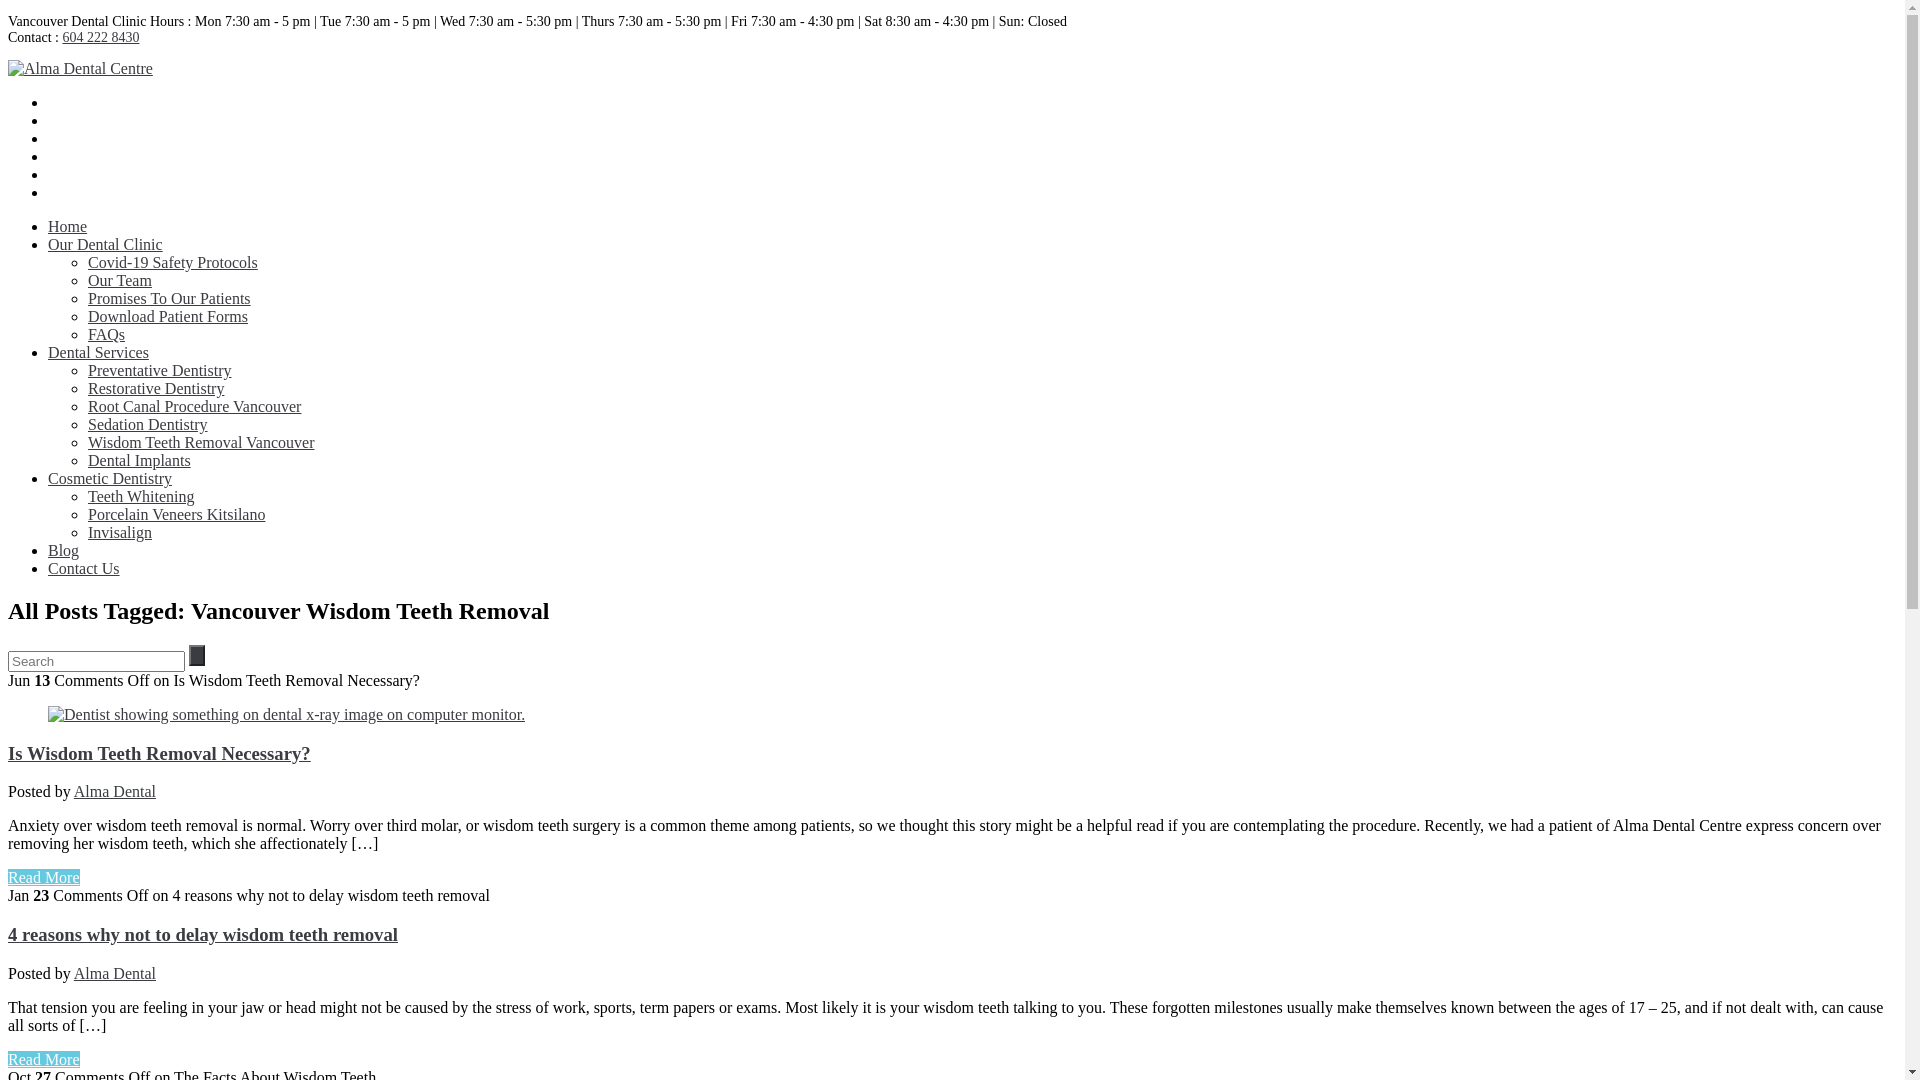  Describe the element at coordinates (86, 370) in the screenshot. I see `'Preventative Dentistry'` at that location.